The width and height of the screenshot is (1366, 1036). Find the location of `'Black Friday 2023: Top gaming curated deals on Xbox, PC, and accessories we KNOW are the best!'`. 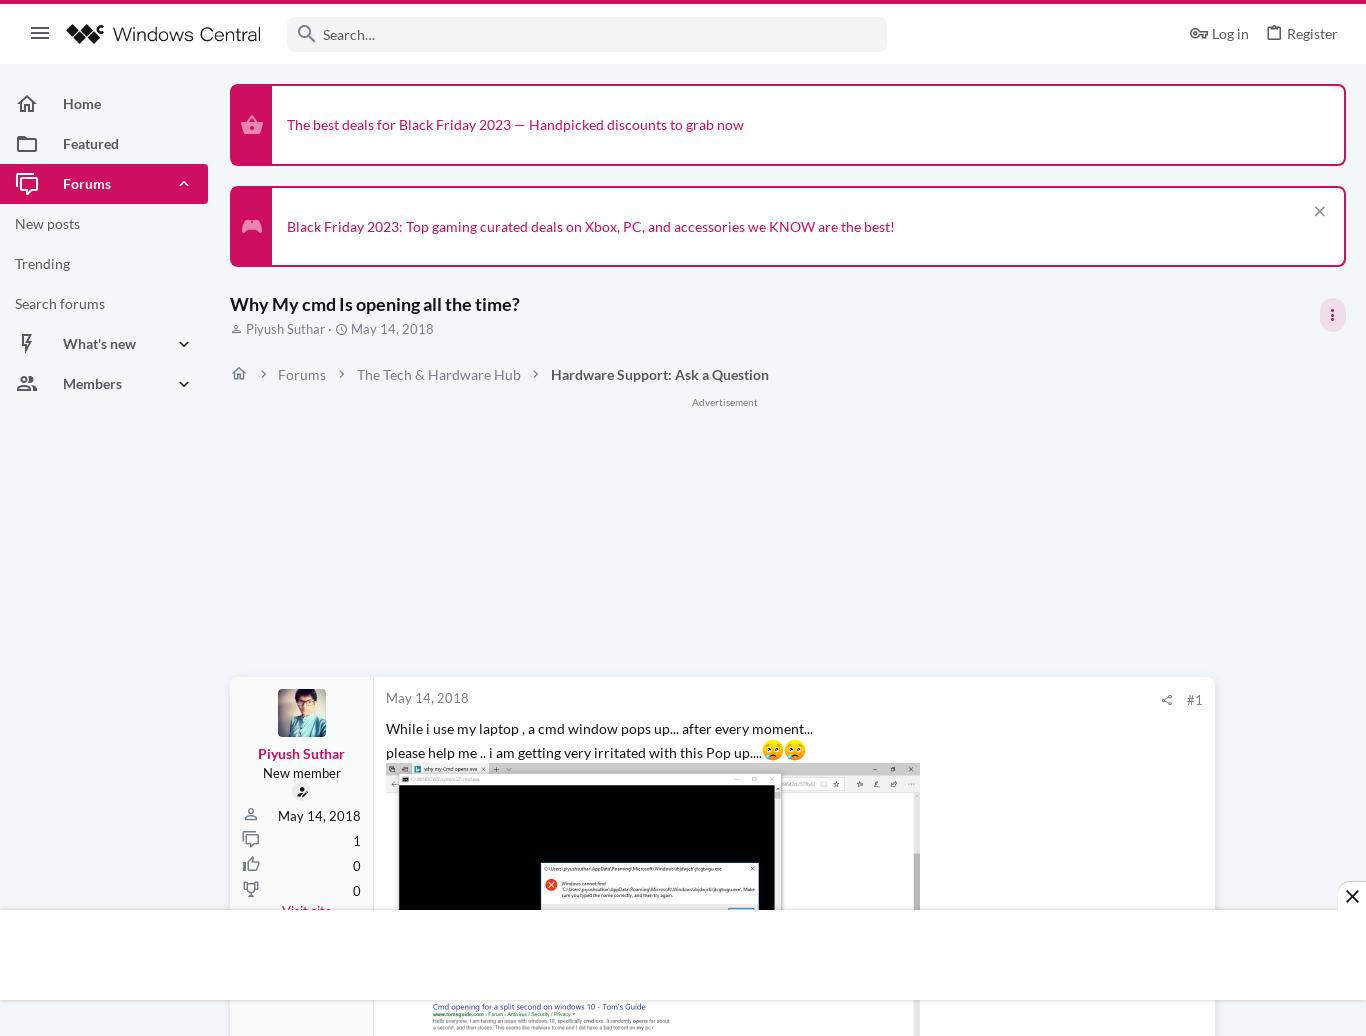

'Black Friday 2023: Top gaming curated deals on Xbox, PC, and accessories we KNOW are the best!' is located at coordinates (286, 225).